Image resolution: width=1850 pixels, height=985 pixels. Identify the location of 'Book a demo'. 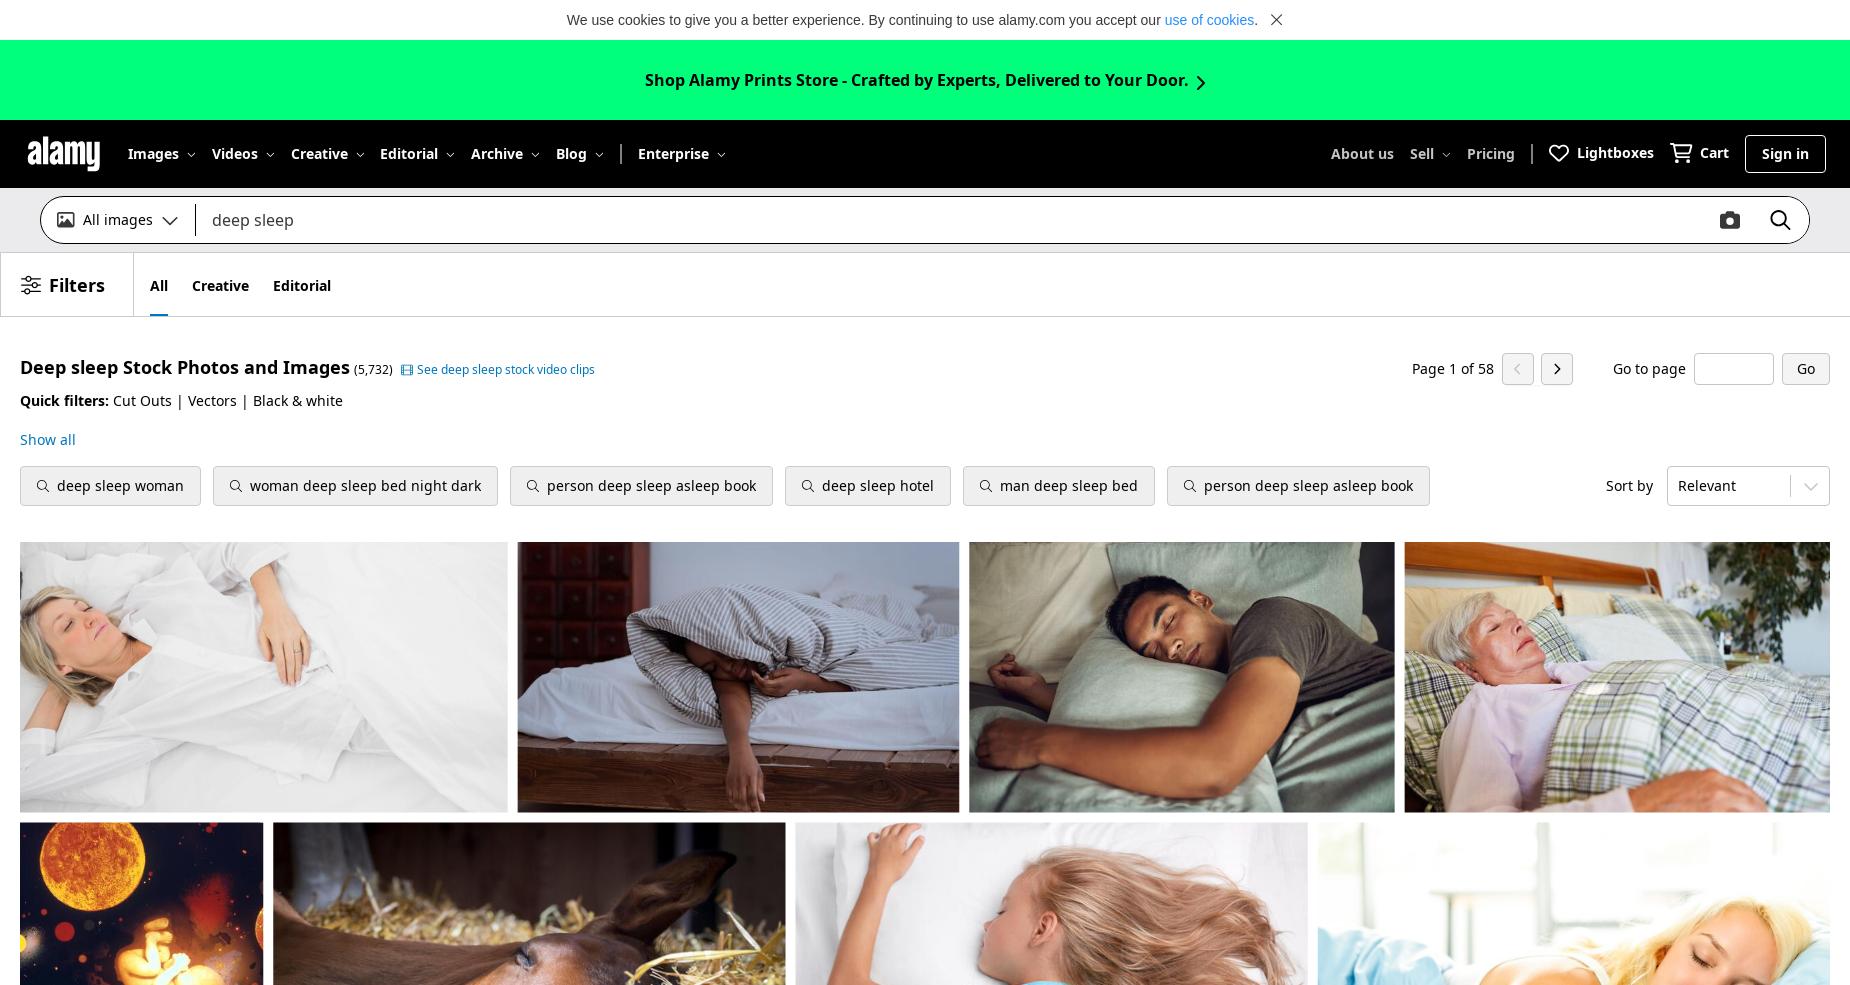
(644, 501).